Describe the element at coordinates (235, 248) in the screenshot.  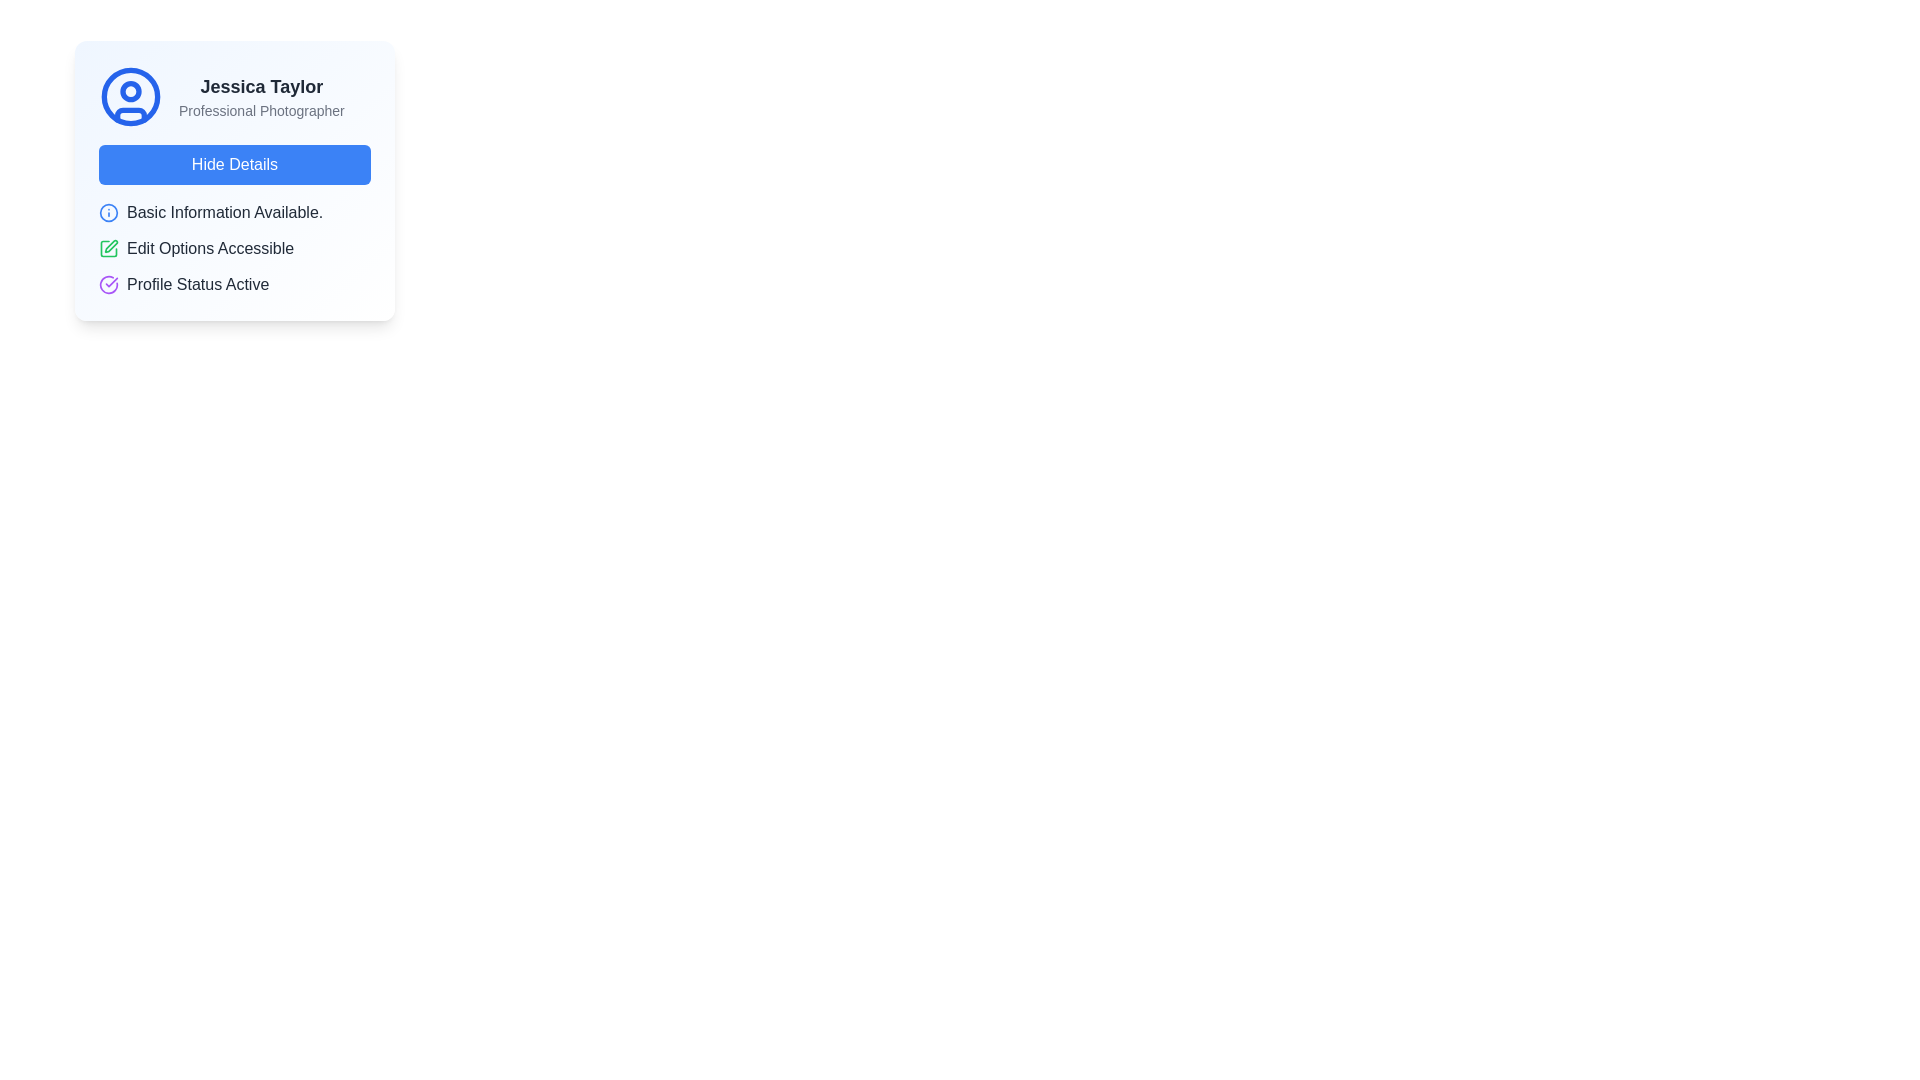
I see `the text indicator for editing options, which is positioned between 'Basic Information Available' and 'Profile Status Active'` at that location.